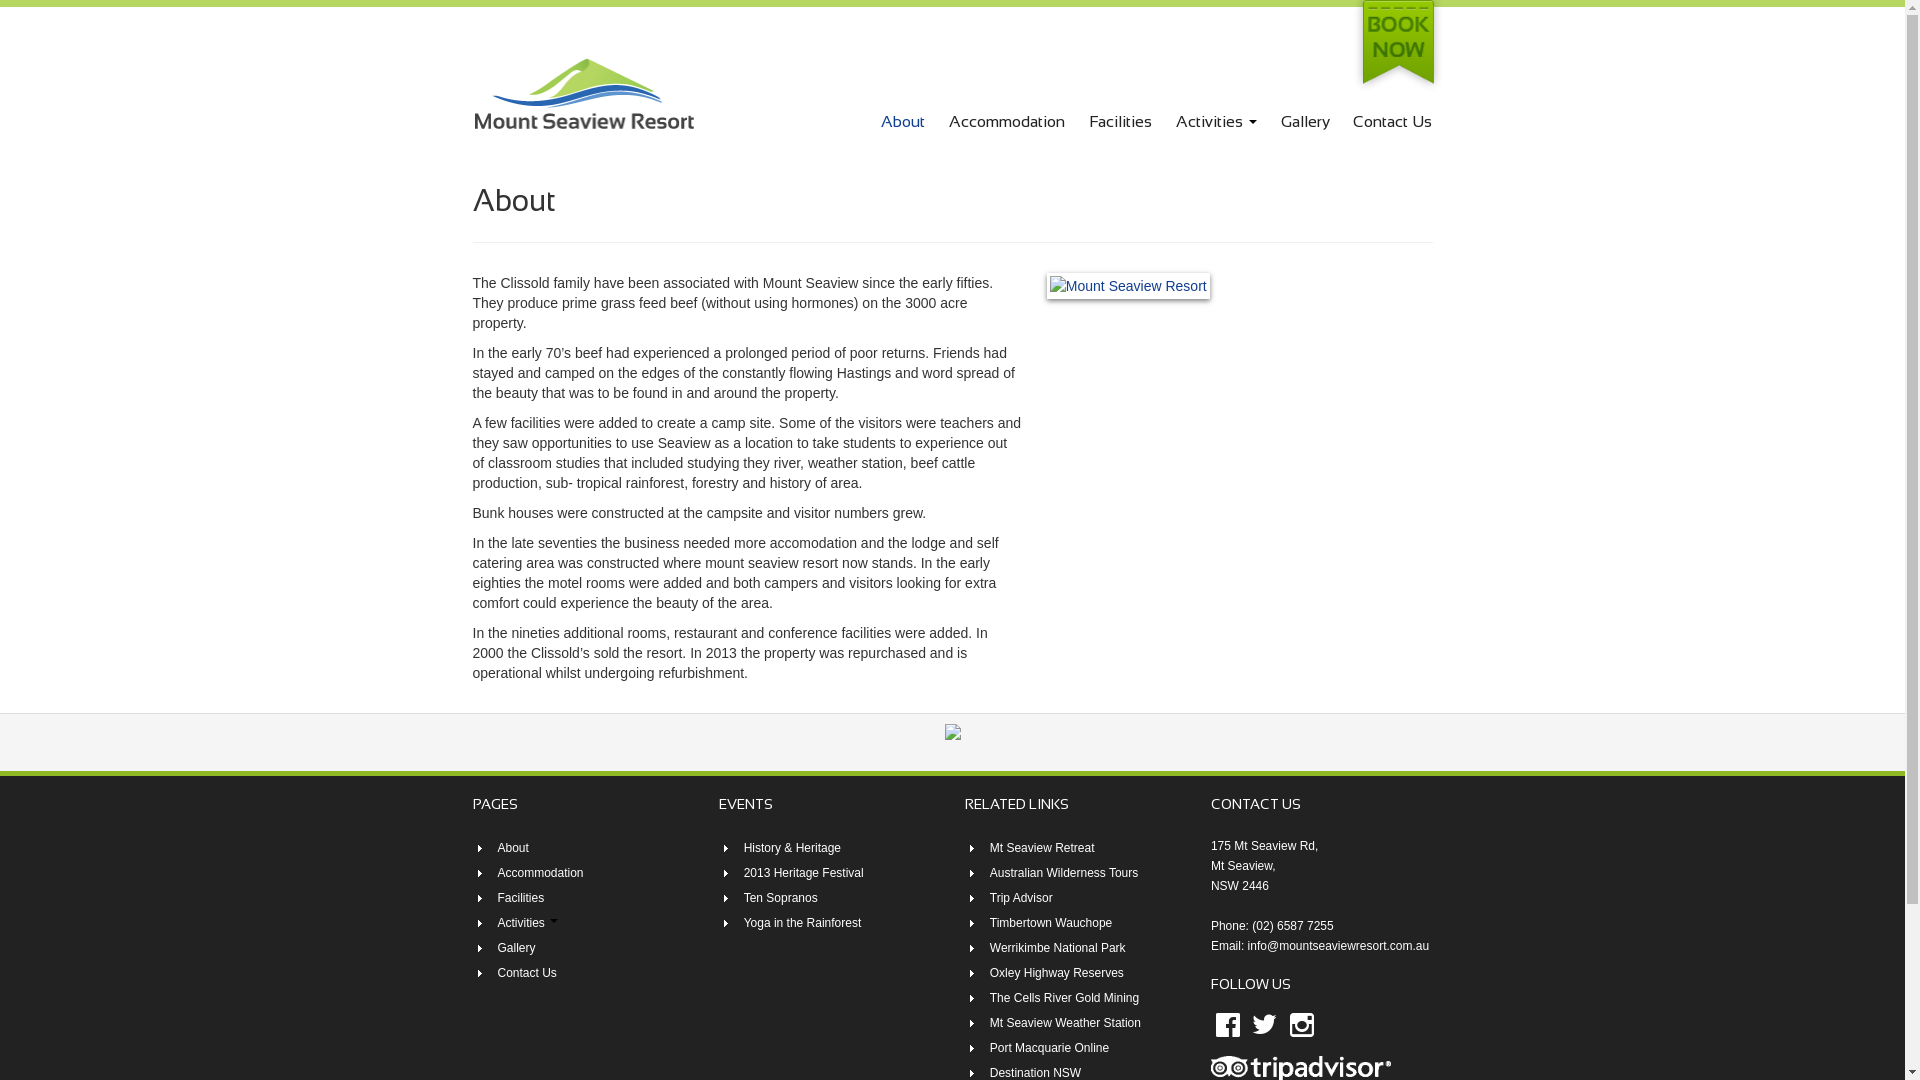 This screenshot has height=1080, width=1920. What do you see at coordinates (1063, 998) in the screenshot?
I see `'The Cells River Gold Mining'` at bounding box center [1063, 998].